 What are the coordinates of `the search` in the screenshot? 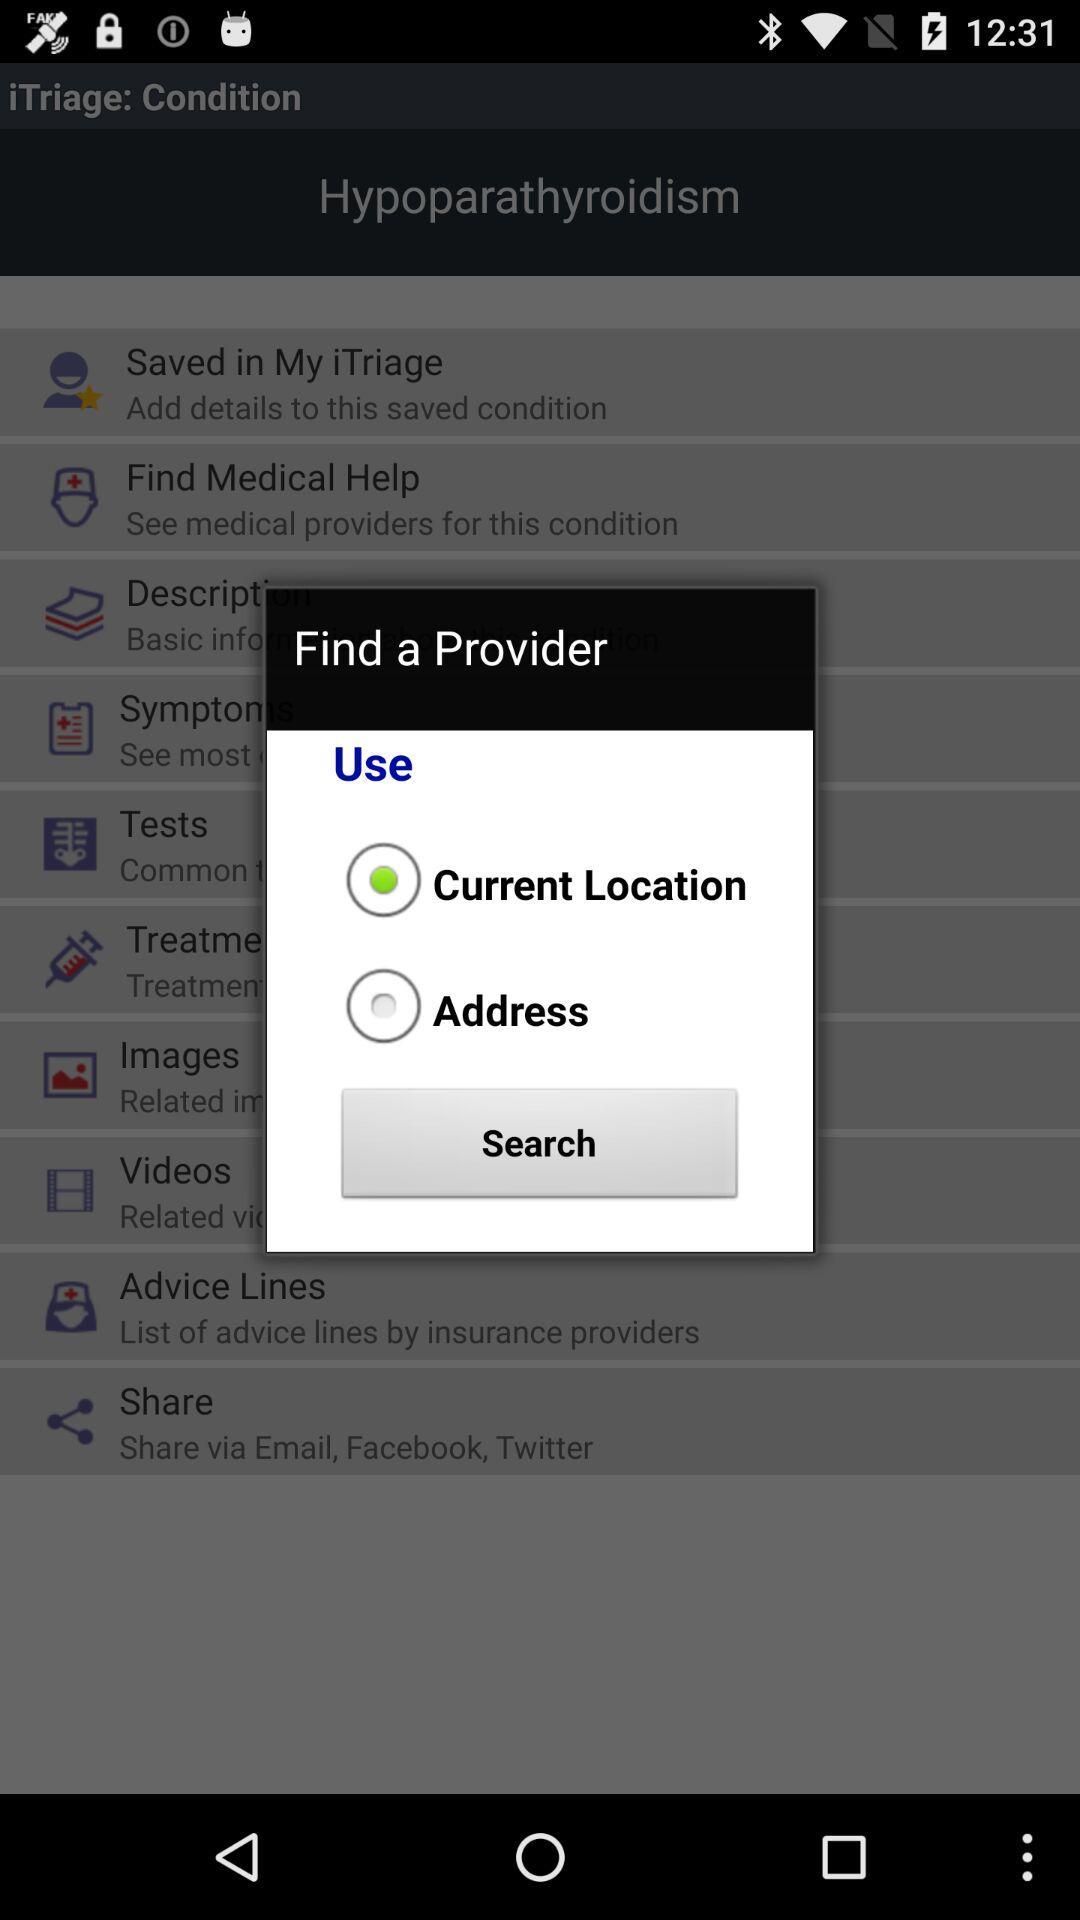 It's located at (540, 1148).